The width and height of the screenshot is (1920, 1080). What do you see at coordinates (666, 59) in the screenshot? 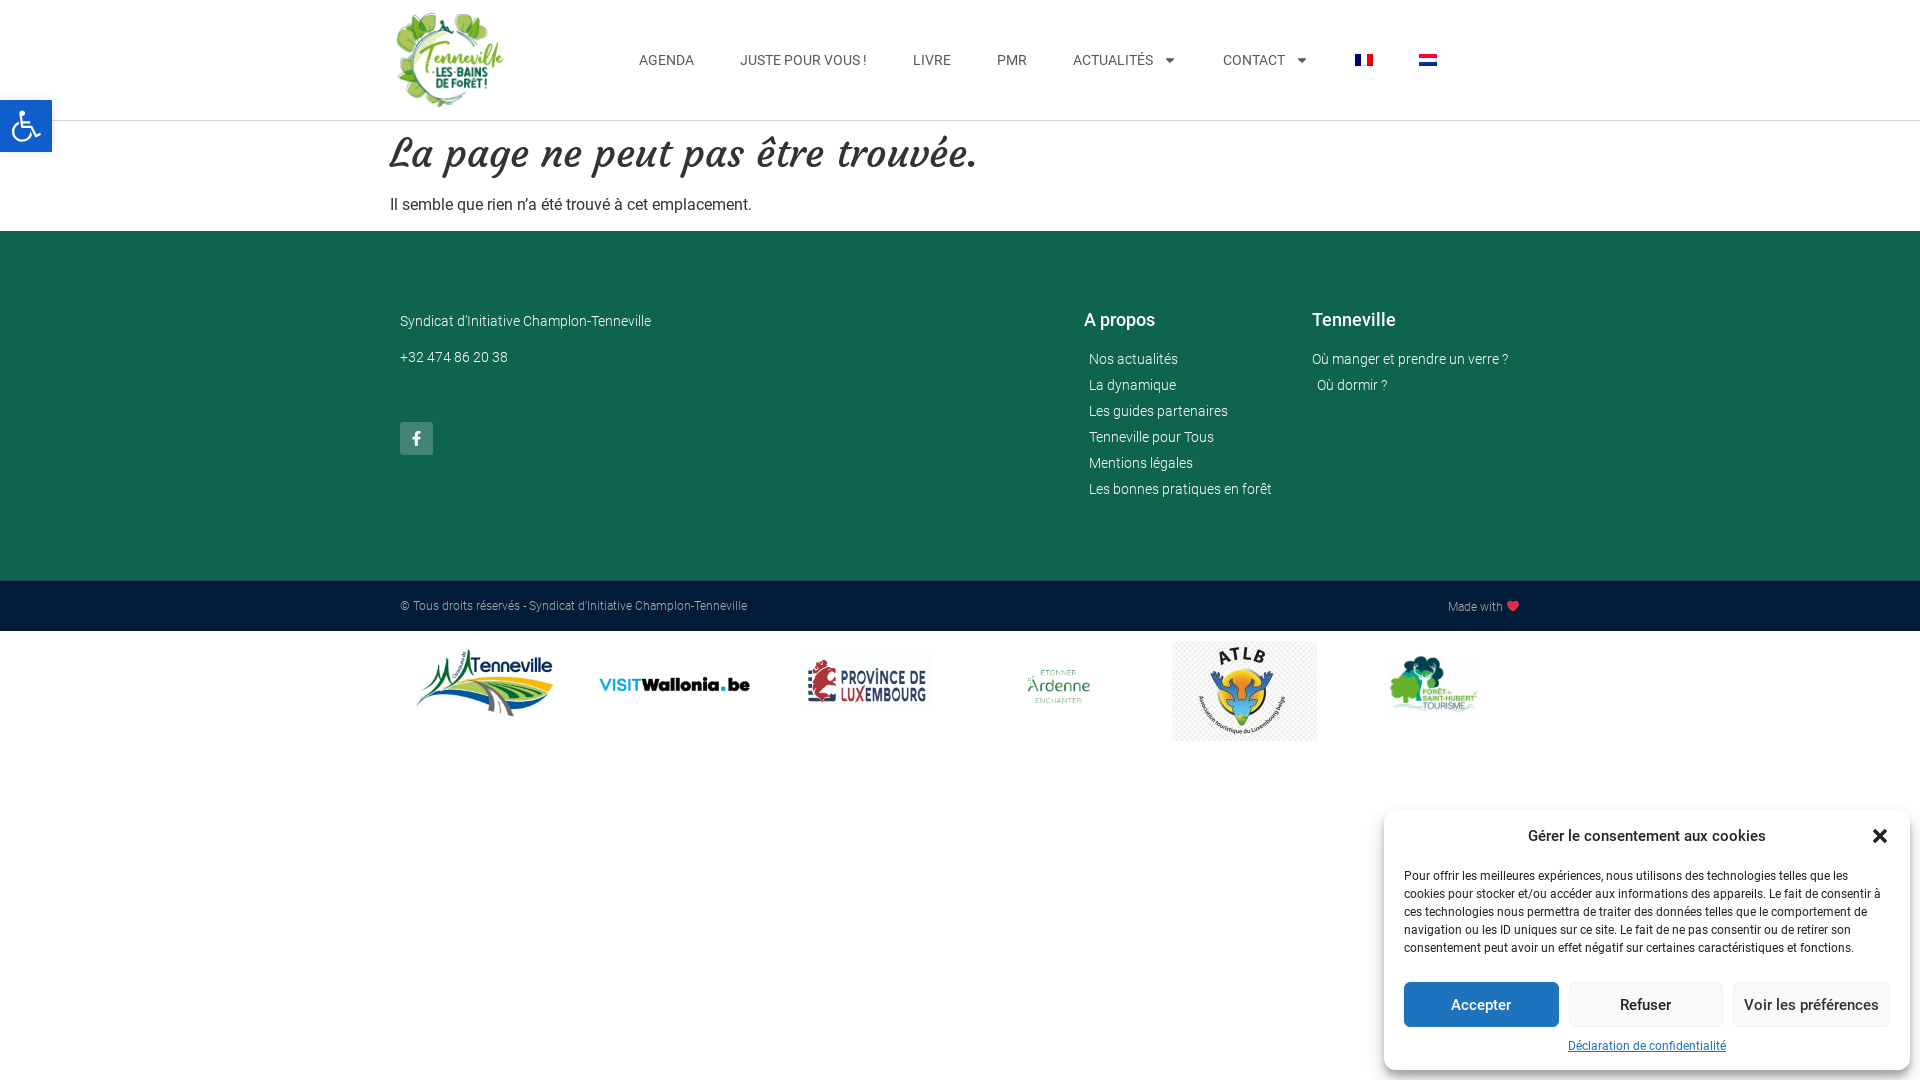
I see `'AGENDA'` at bounding box center [666, 59].